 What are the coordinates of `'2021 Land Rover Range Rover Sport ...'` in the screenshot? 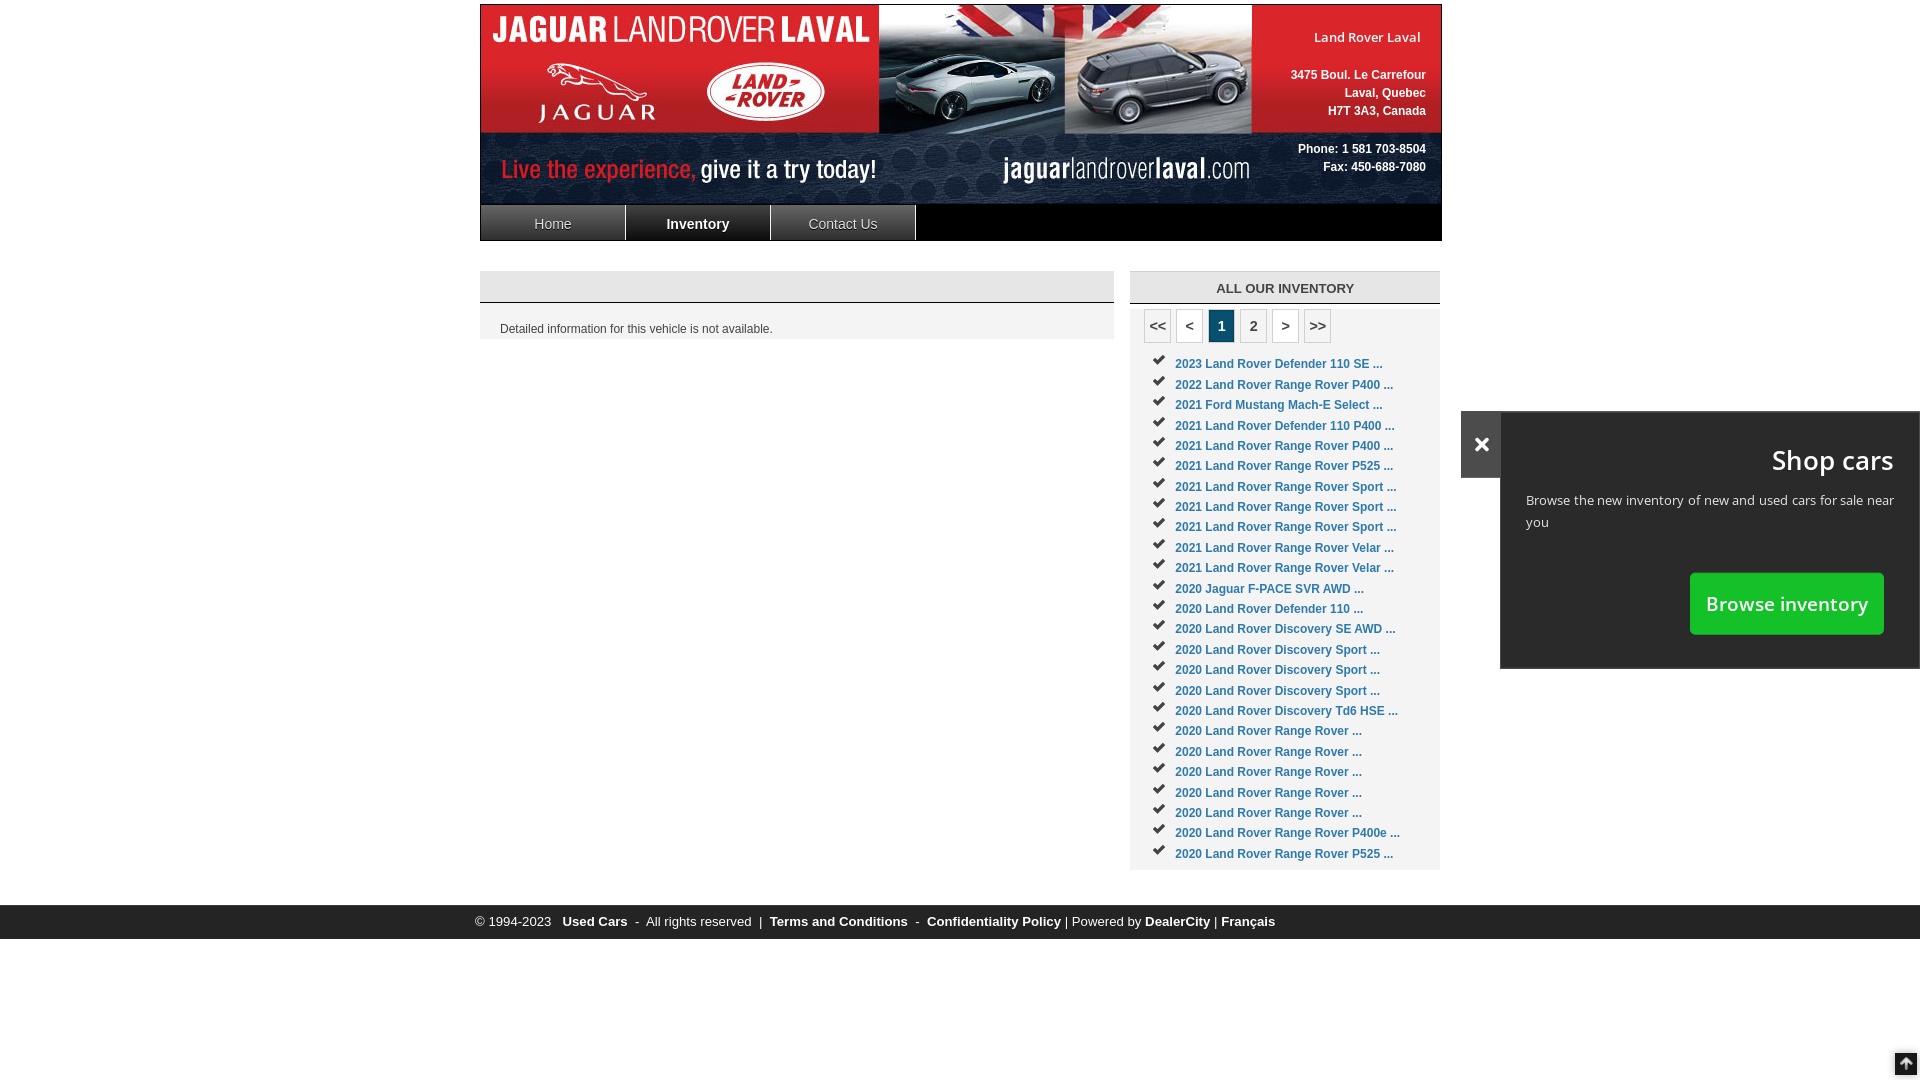 It's located at (1285, 486).